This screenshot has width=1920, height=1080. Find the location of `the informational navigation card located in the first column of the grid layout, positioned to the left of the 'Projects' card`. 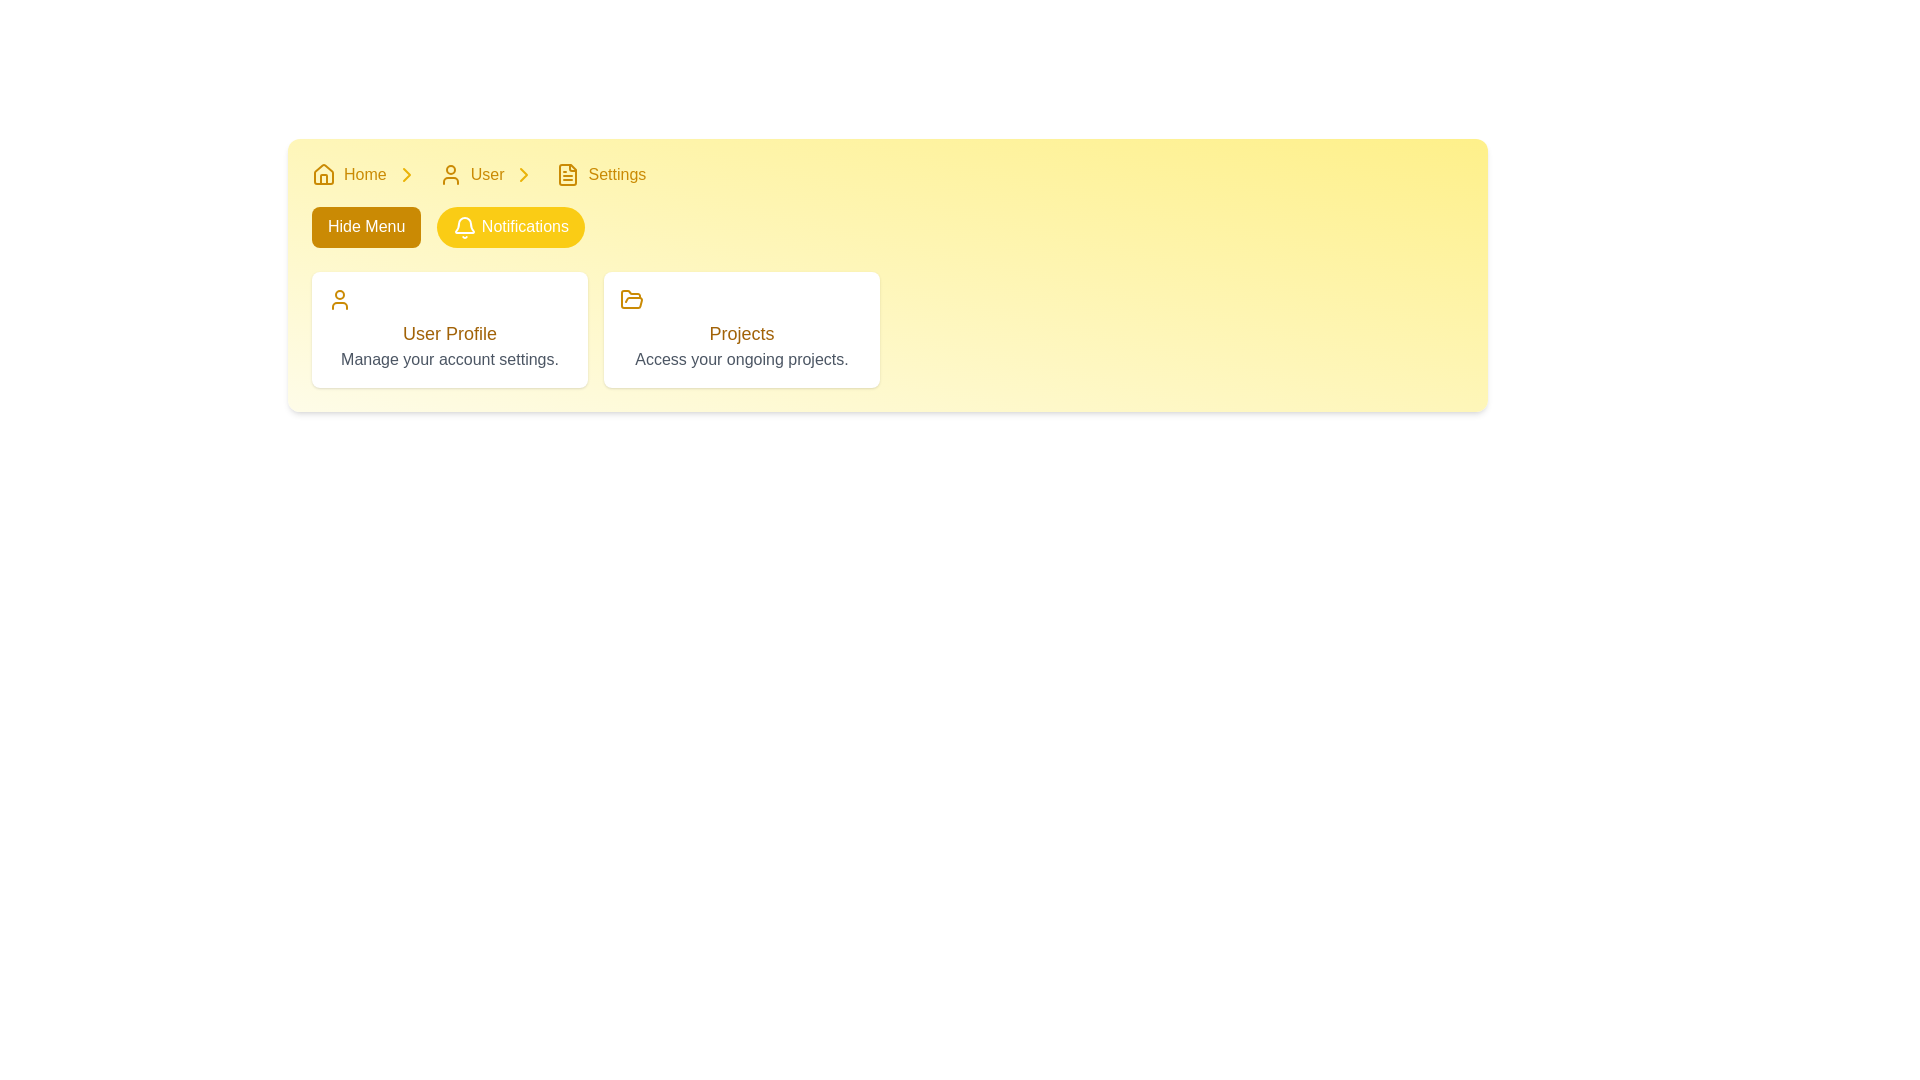

the informational navigation card located in the first column of the grid layout, positioned to the left of the 'Projects' card is located at coordinates (449, 327).